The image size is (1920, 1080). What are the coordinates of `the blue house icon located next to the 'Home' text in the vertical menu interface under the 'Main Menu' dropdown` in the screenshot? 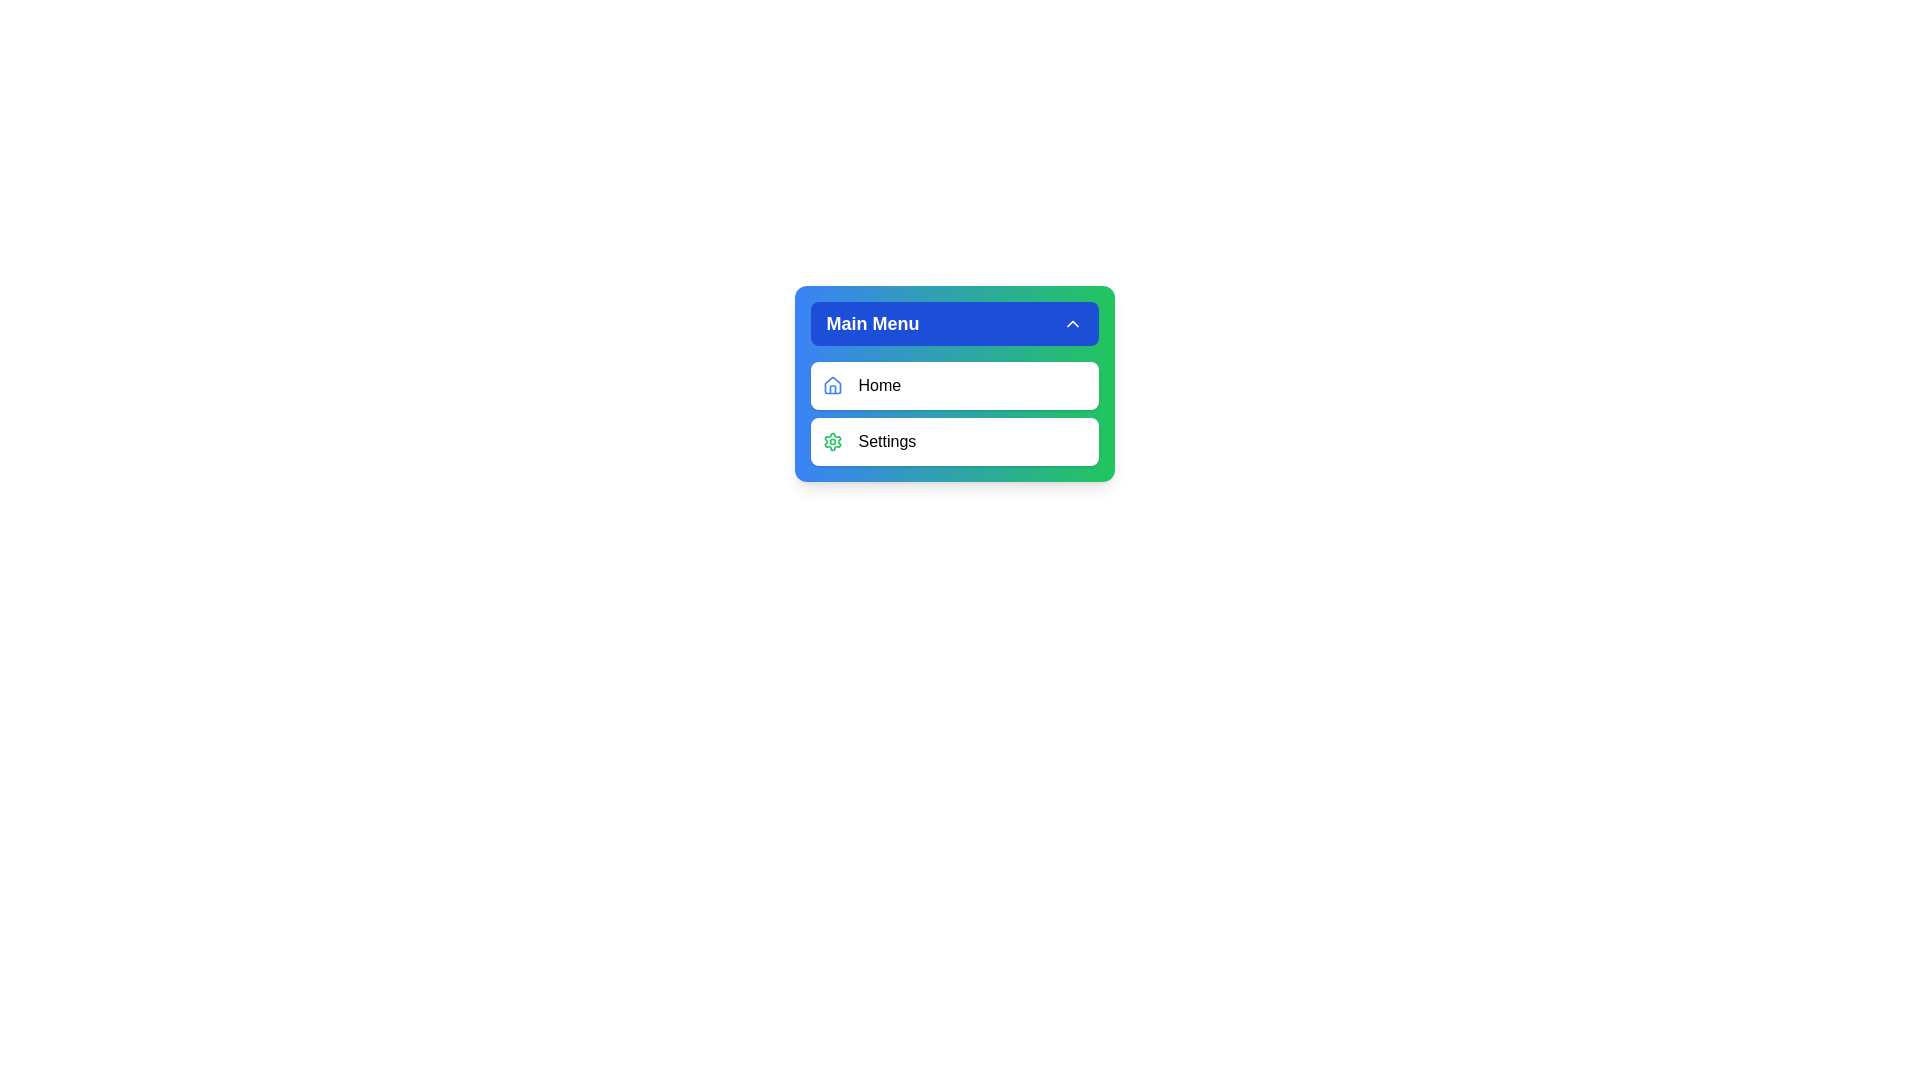 It's located at (832, 385).